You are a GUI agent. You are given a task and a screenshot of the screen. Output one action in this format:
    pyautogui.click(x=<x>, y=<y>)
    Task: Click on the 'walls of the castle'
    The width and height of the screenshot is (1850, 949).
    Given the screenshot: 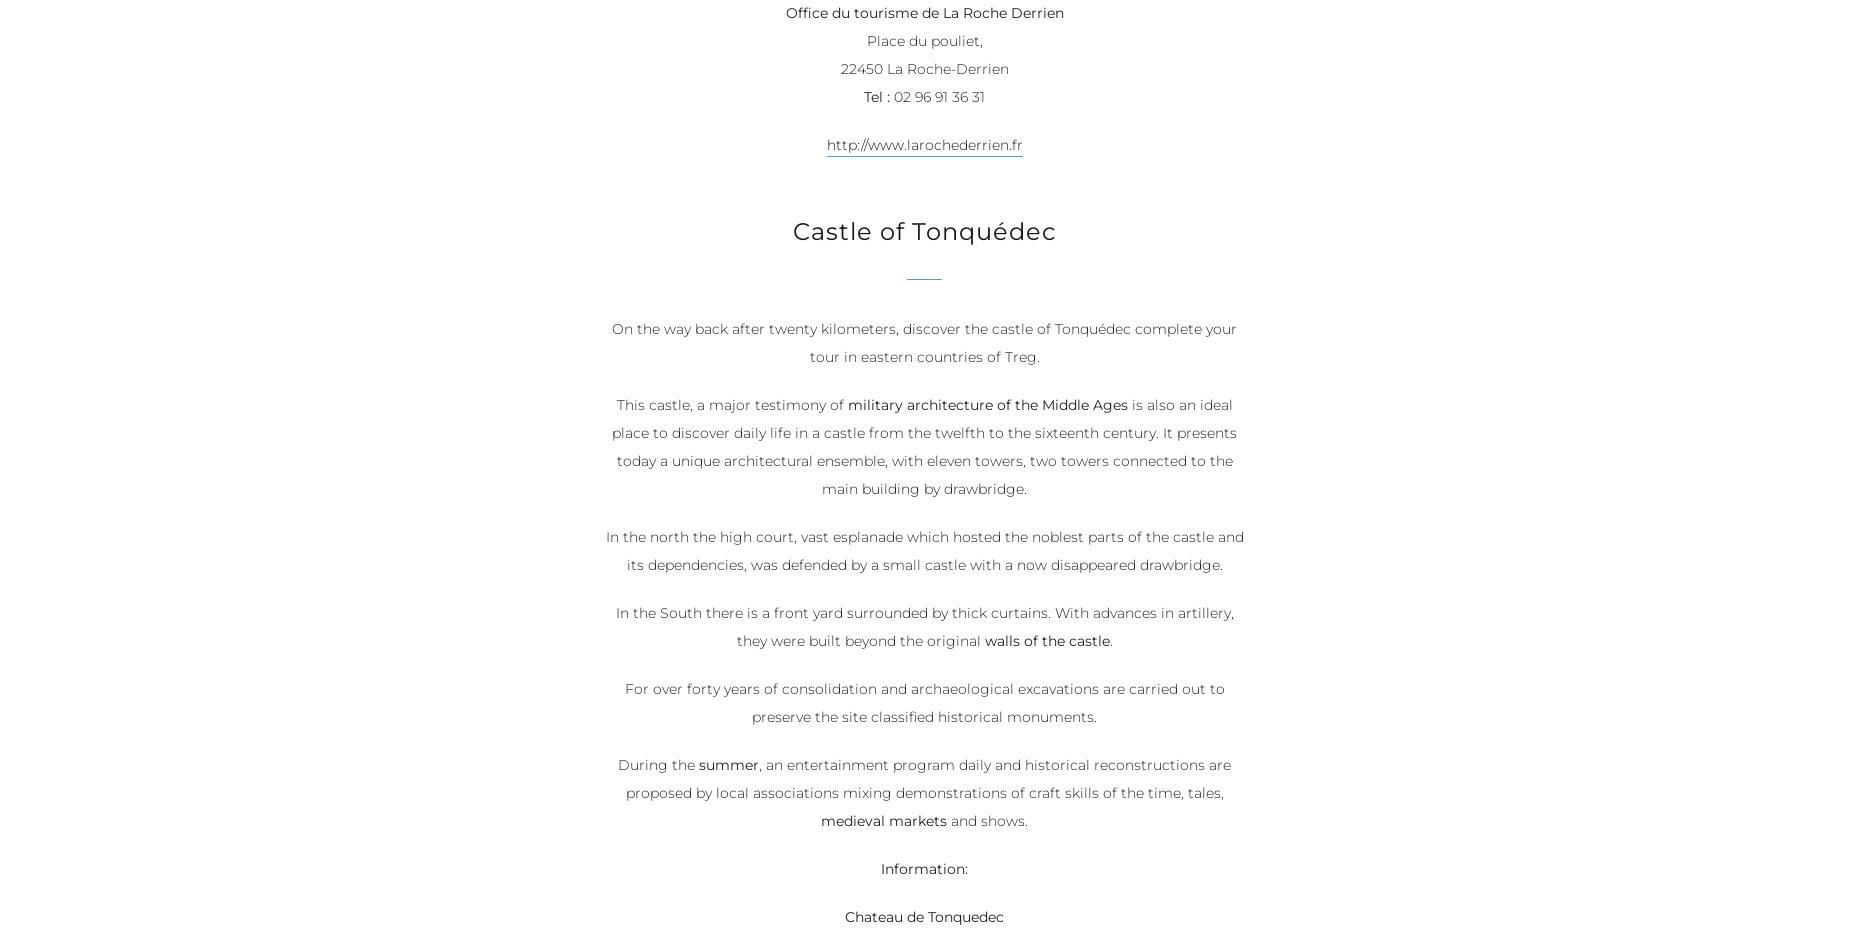 What is the action you would take?
    pyautogui.click(x=1045, y=641)
    